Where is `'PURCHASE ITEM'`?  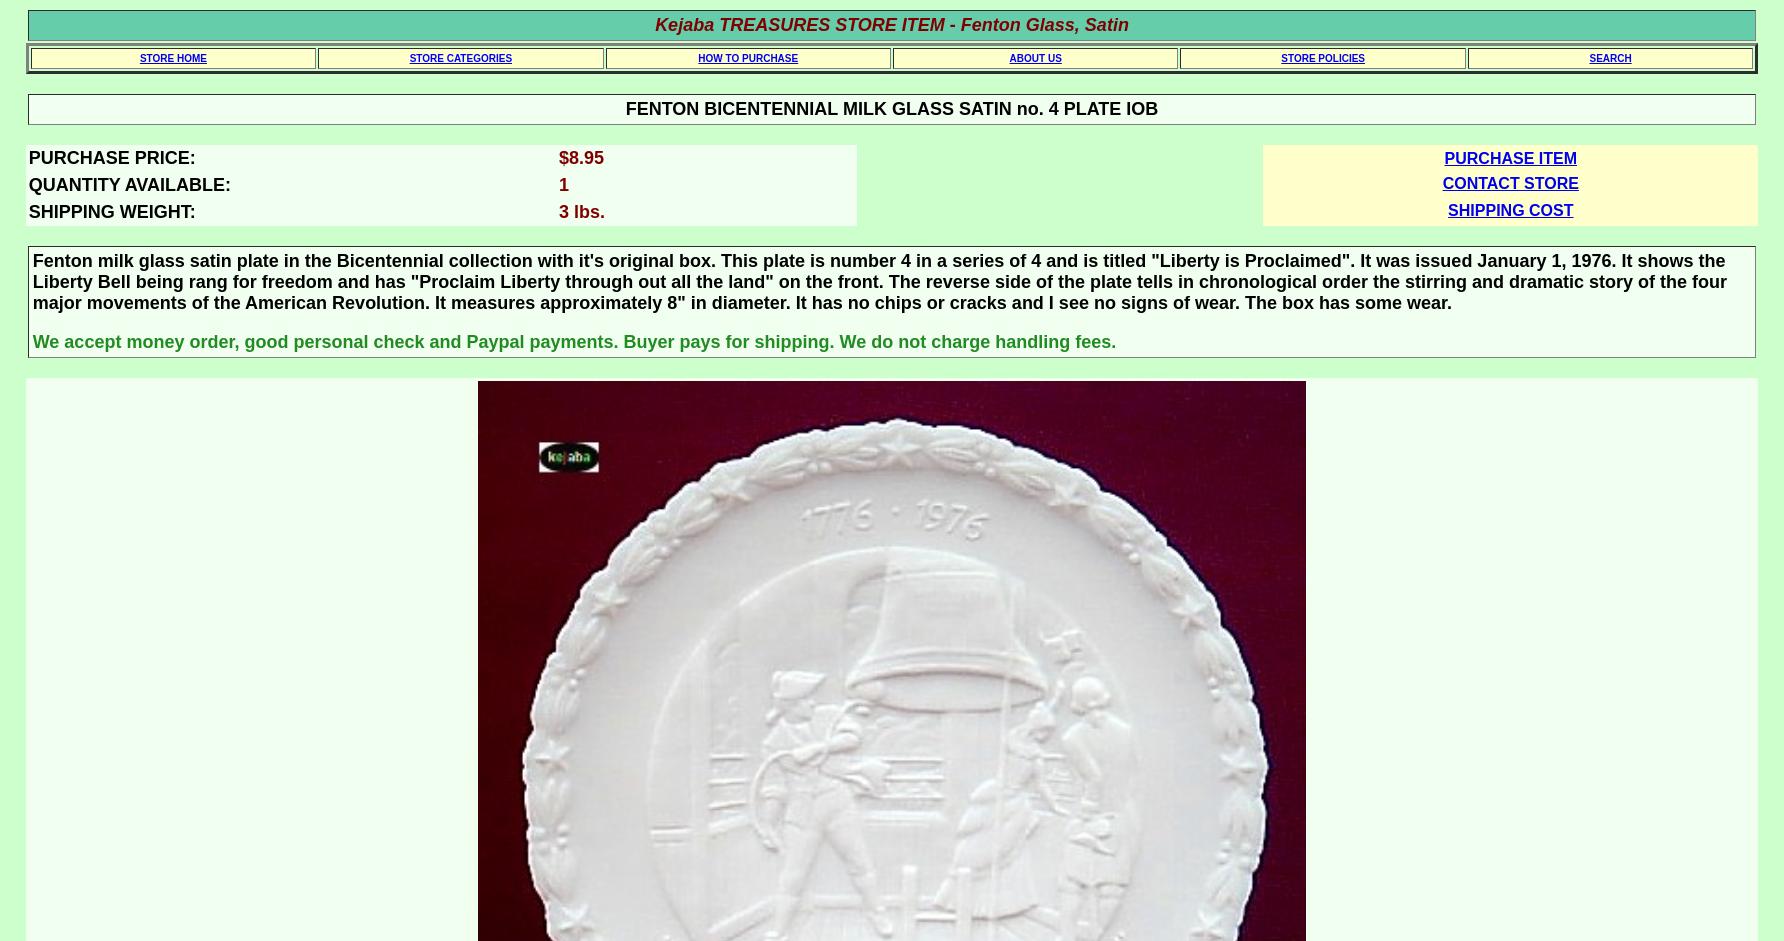
'PURCHASE ITEM' is located at coordinates (1509, 156).